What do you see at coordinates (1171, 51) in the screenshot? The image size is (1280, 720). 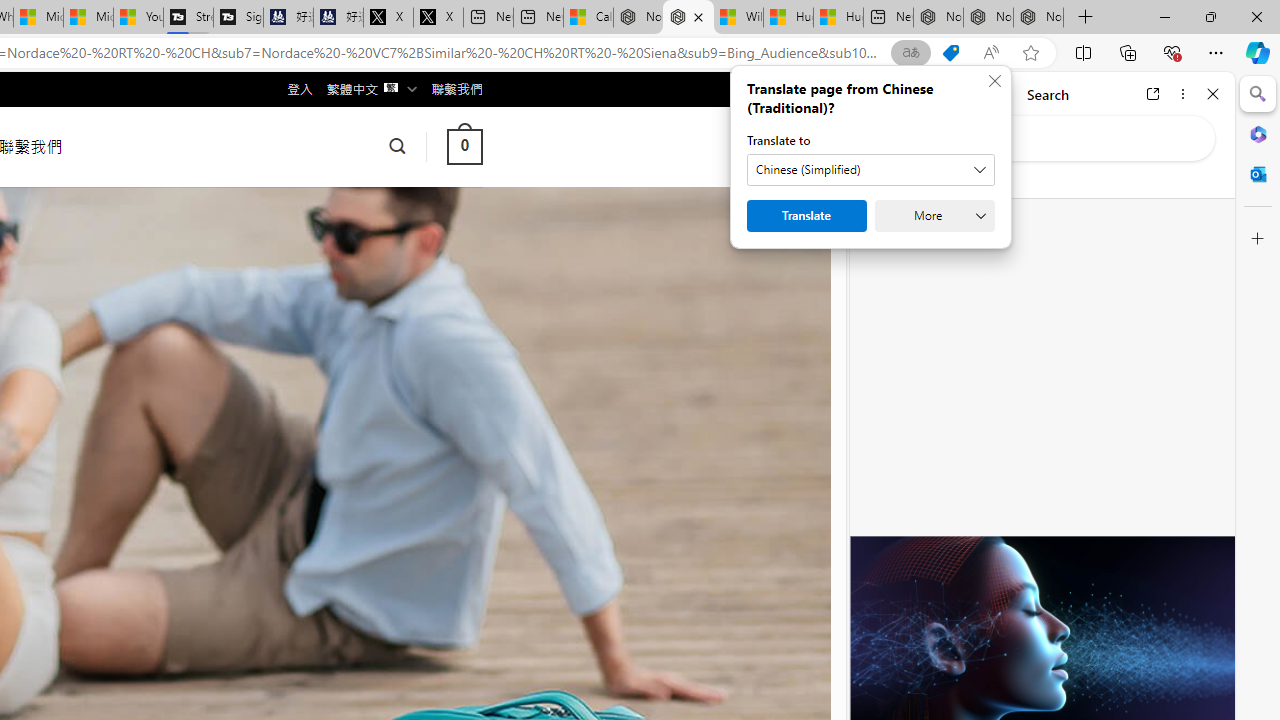 I see `'Browser essentials'` at bounding box center [1171, 51].